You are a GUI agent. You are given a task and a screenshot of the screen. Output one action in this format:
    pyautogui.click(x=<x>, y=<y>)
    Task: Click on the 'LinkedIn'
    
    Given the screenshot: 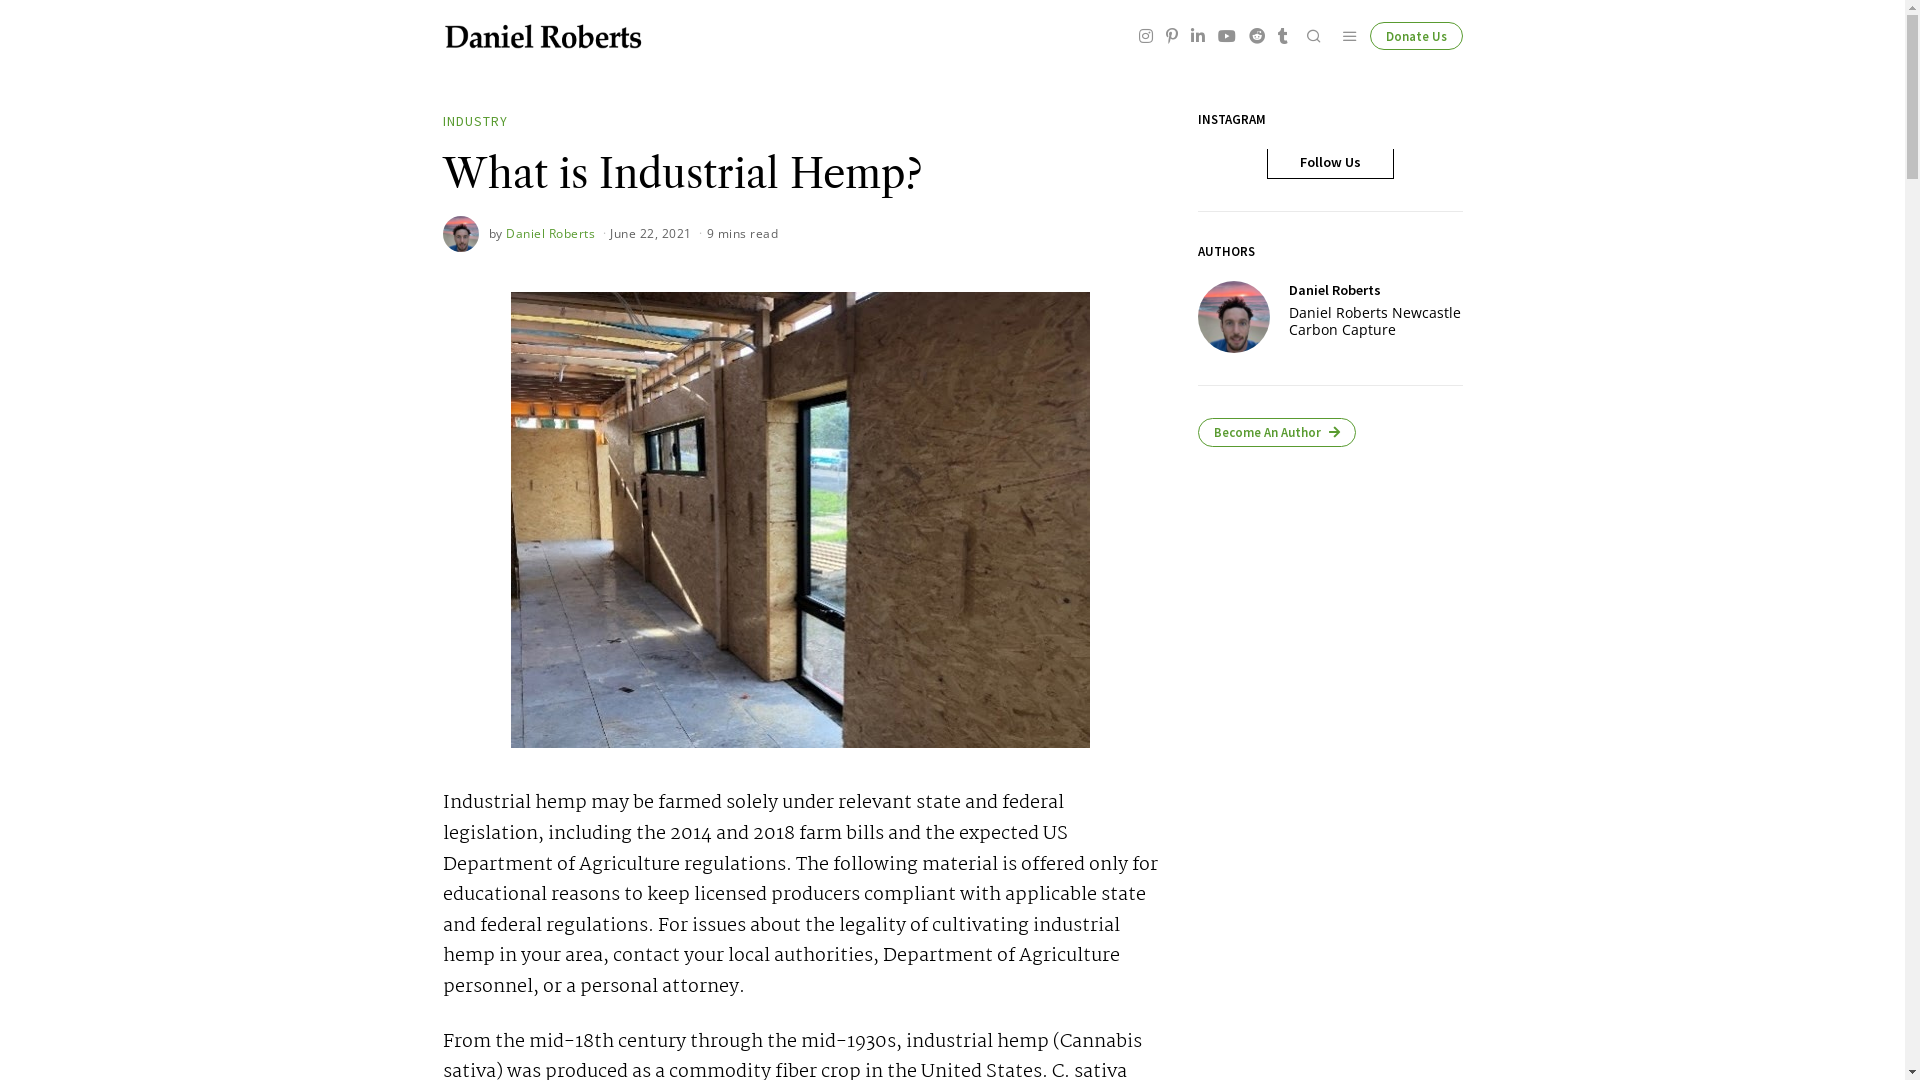 What is the action you would take?
    pyautogui.click(x=1198, y=35)
    